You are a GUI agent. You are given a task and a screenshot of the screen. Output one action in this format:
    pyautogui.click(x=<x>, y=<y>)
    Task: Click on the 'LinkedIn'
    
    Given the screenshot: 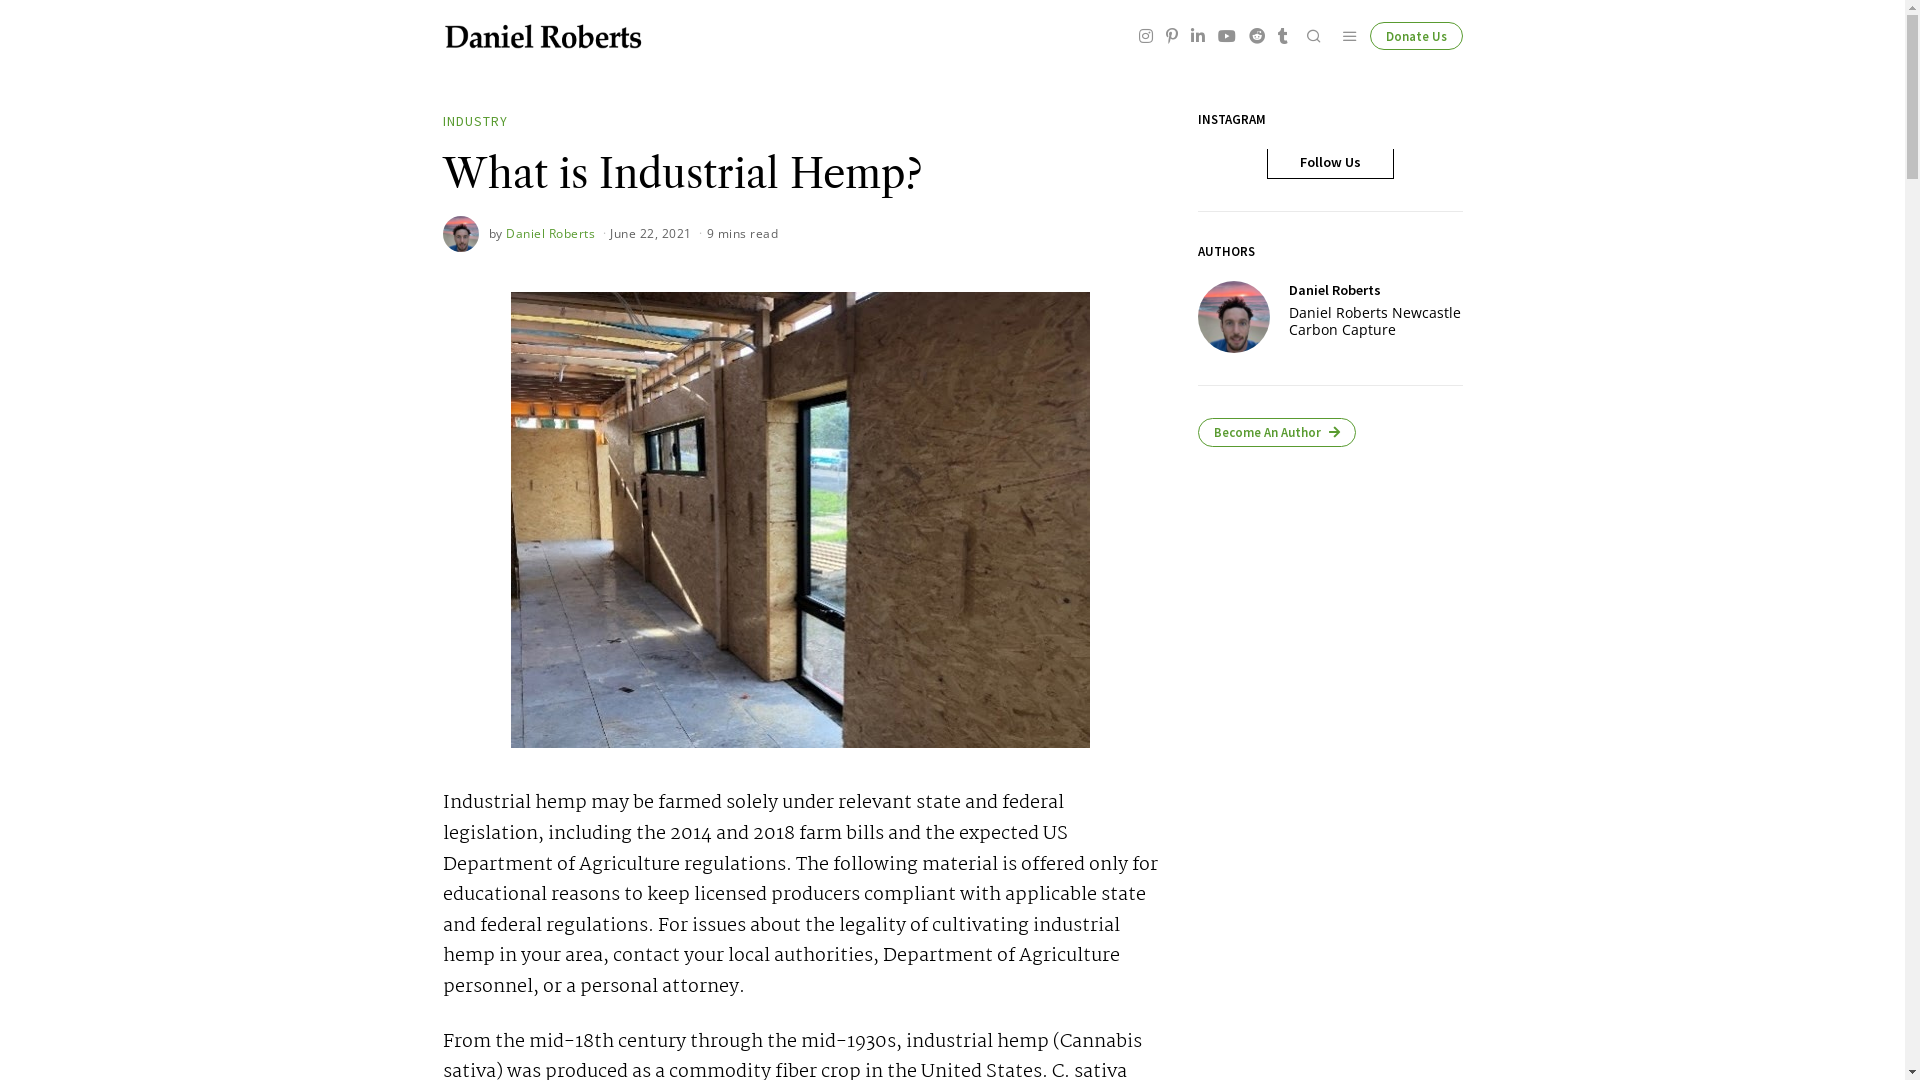 What is the action you would take?
    pyautogui.click(x=1198, y=35)
    